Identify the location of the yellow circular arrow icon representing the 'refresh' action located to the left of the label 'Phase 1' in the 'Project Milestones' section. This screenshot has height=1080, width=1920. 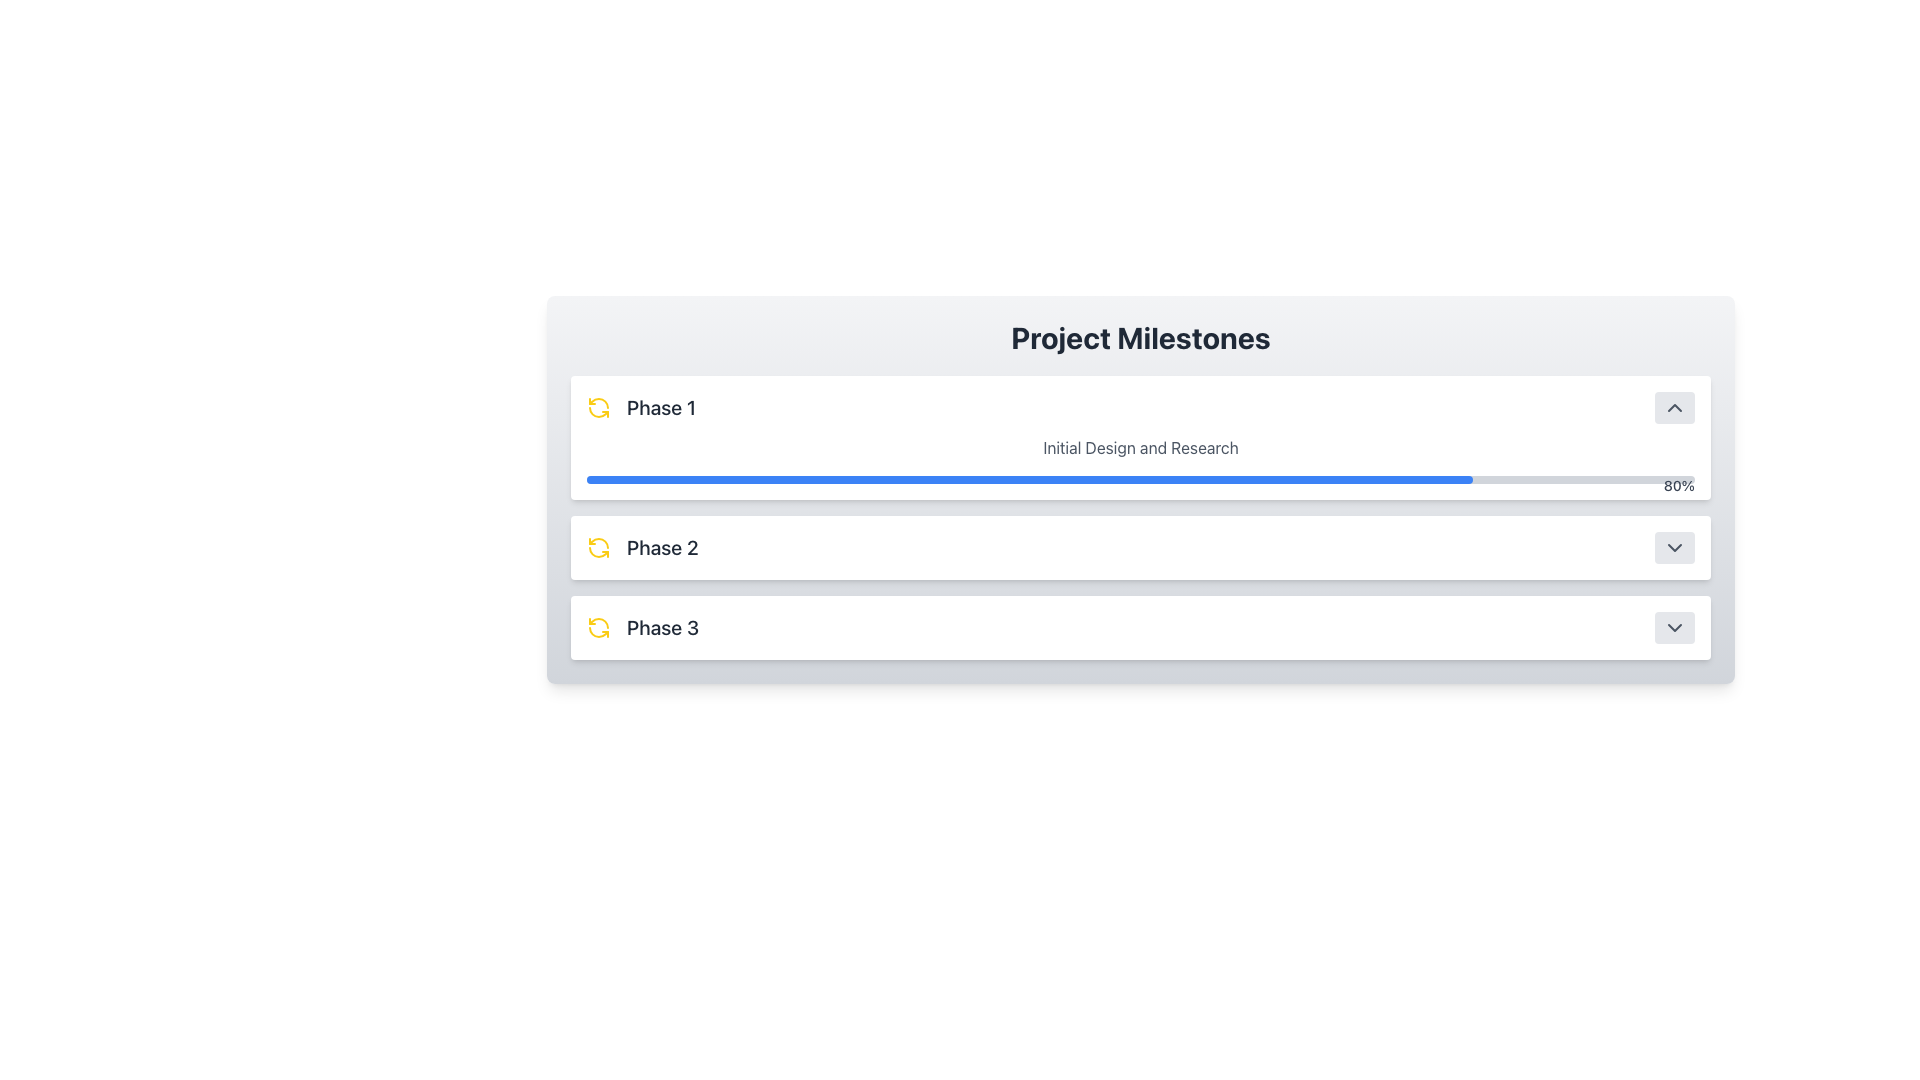
(598, 407).